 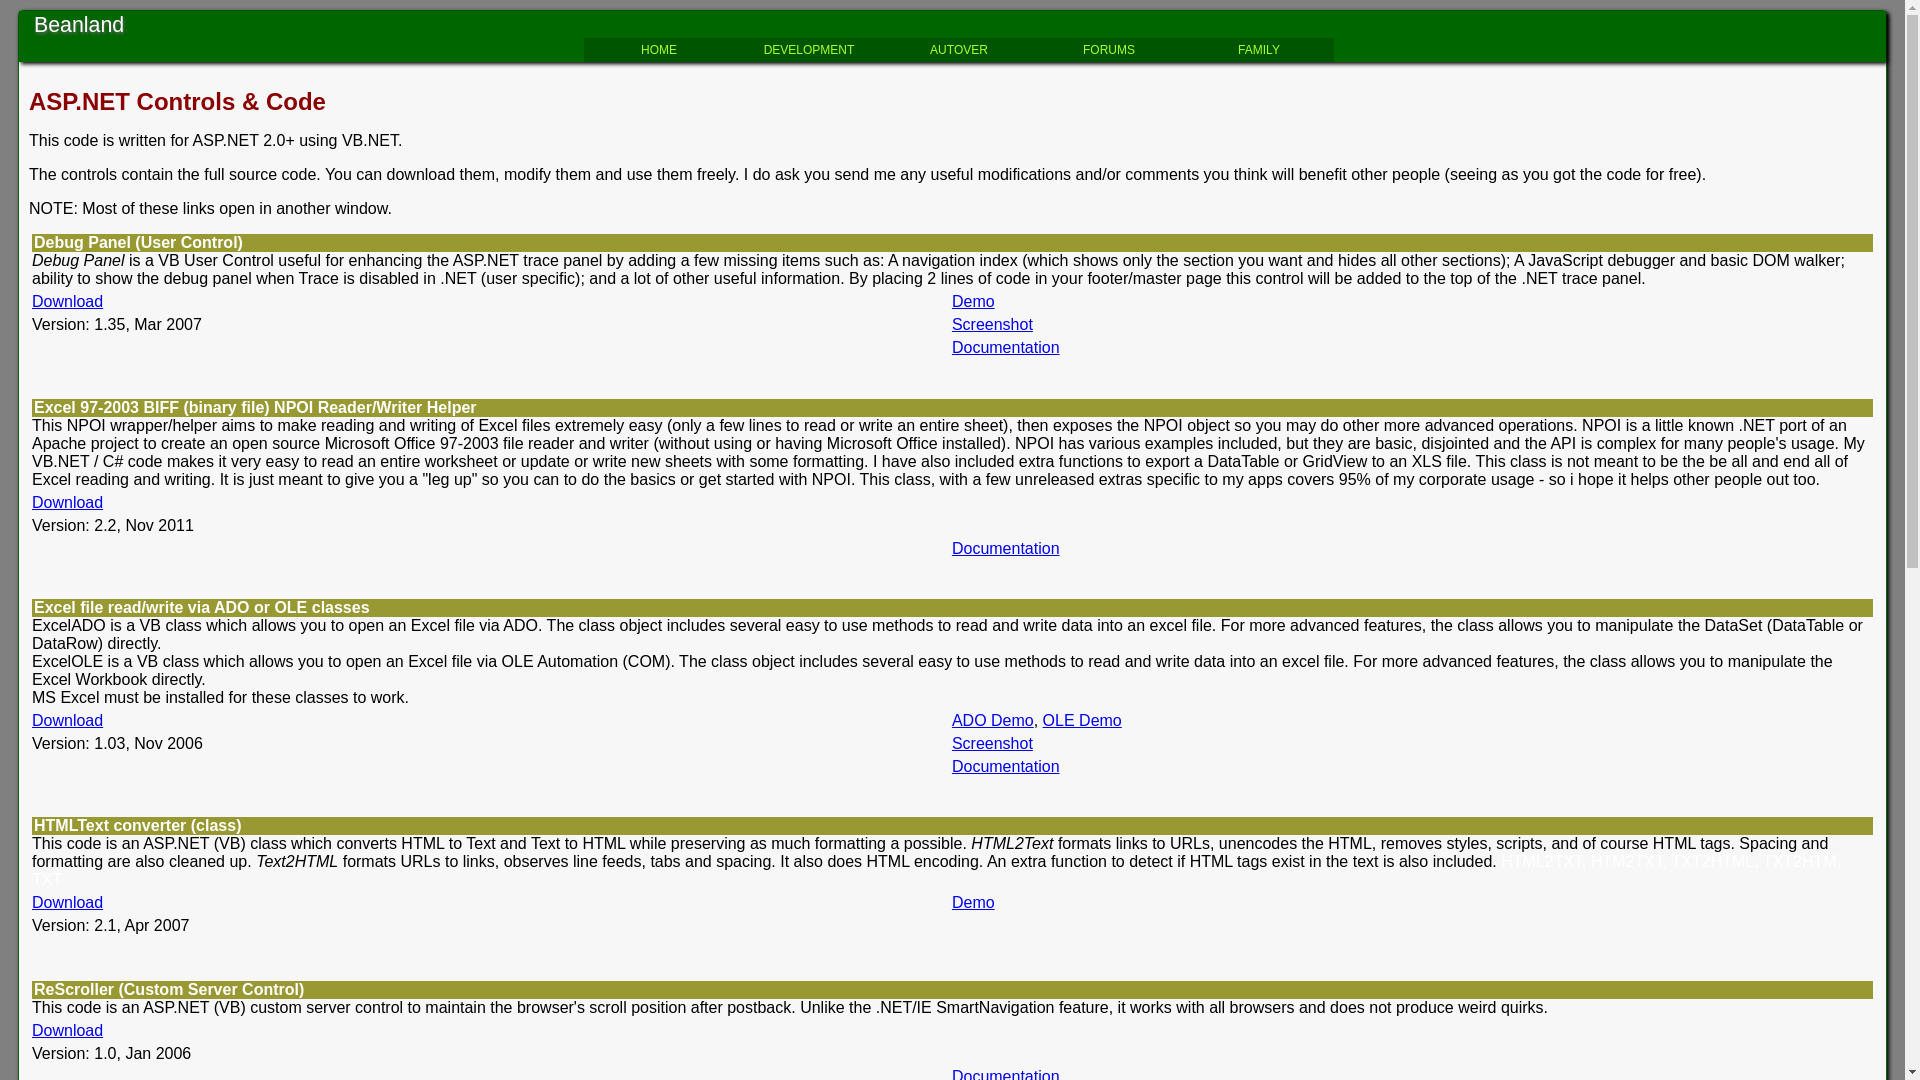 I want to click on 'Documentation', so click(x=950, y=548).